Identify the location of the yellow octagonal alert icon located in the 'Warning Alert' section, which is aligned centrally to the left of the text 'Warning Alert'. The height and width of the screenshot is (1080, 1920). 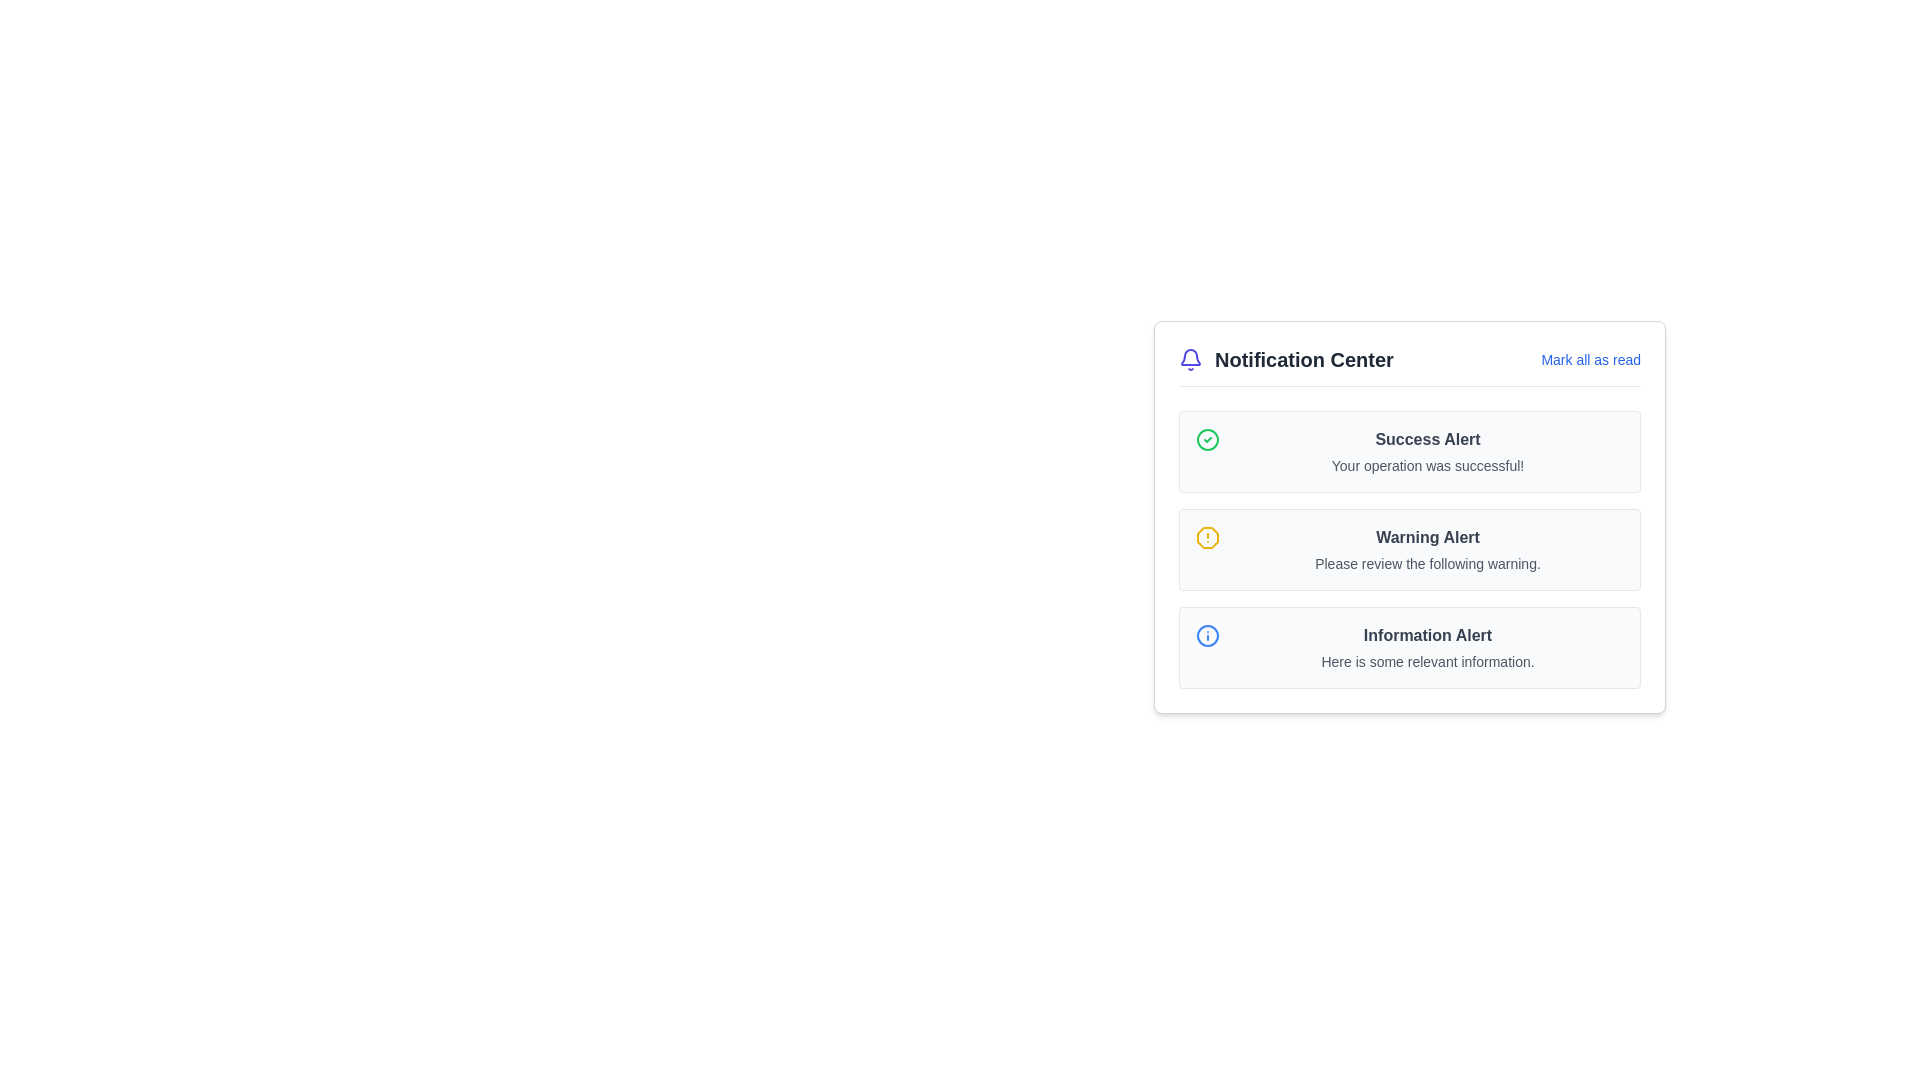
(1207, 536).